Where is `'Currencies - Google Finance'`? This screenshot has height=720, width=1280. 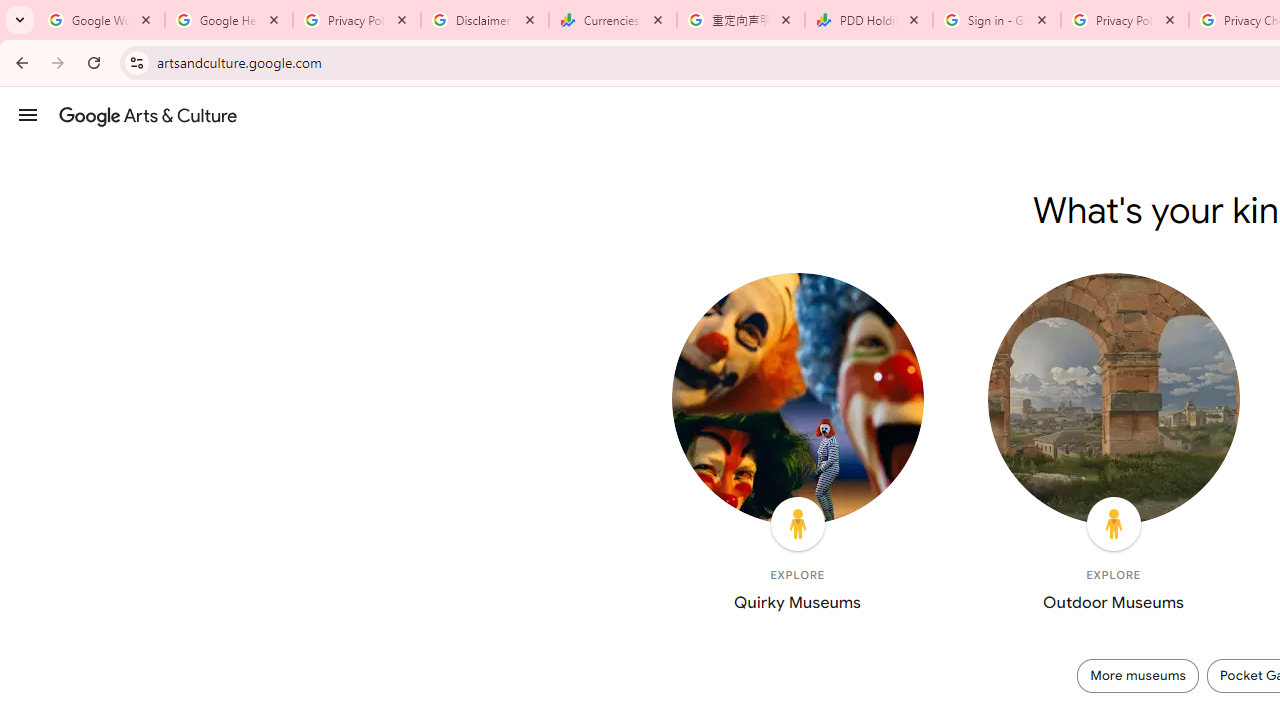
'Currencies - Google Finance' is located at coordinates (612, 20).